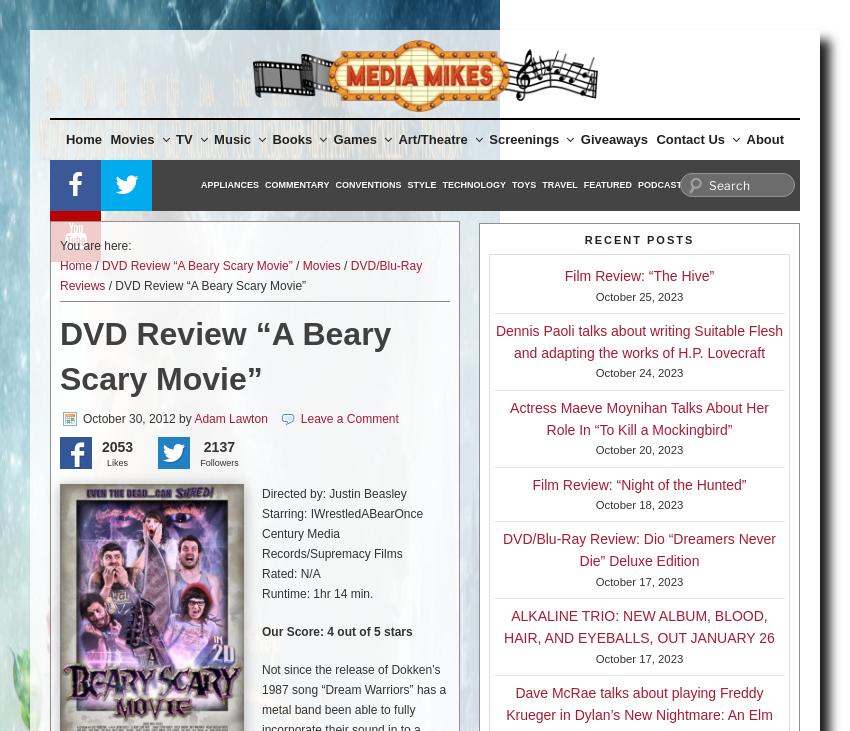  Describe the element at coordinates (271, 138) in the screenshot. I see `'Books'` at that location.